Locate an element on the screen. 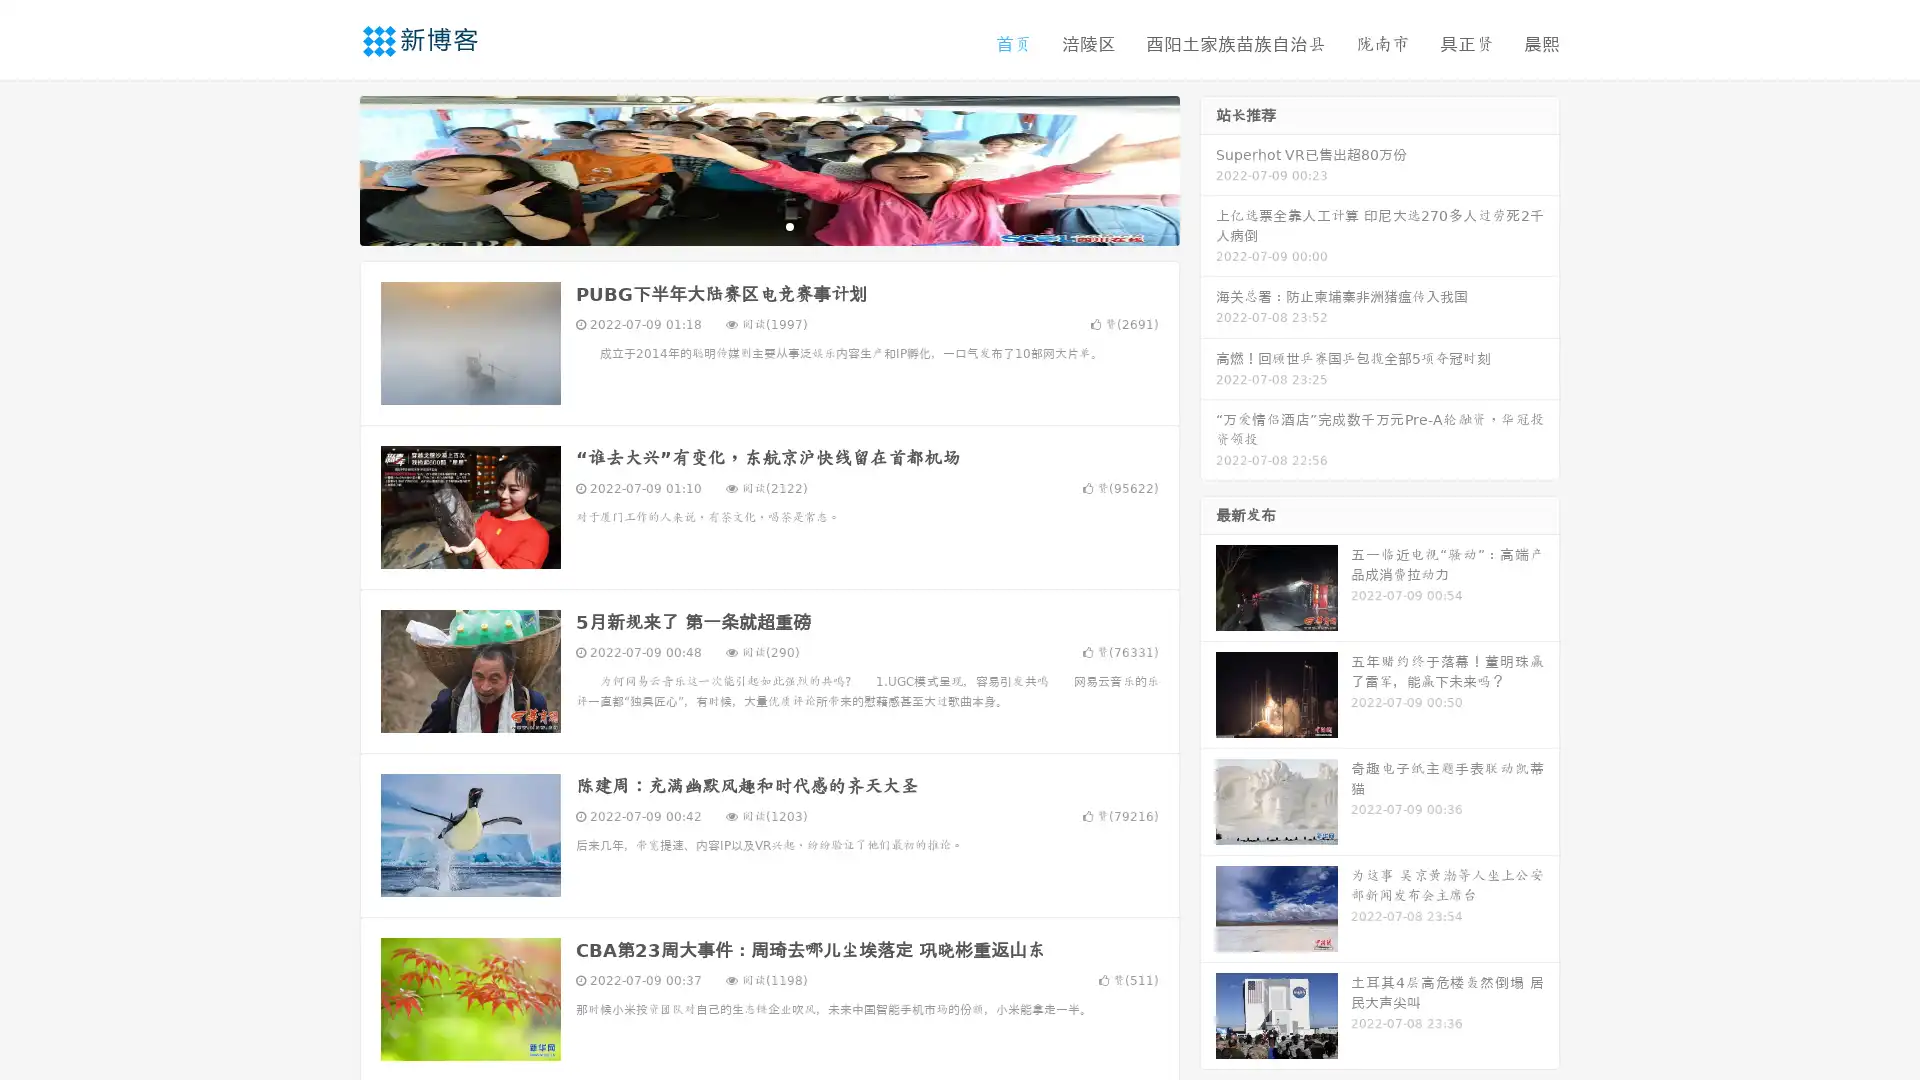 This screenshot has height=1080, width=1920. Previous slide is located at coordinates (330, 168).